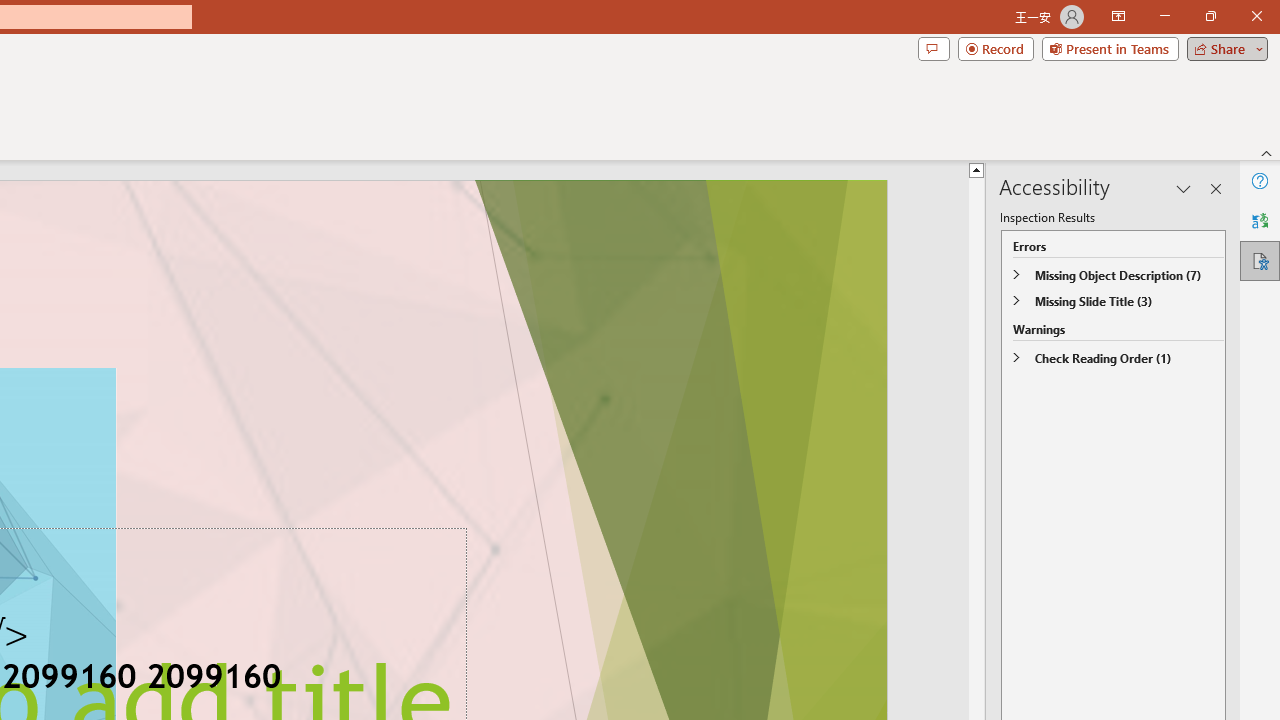  Describe the element at coordinates (1222, 47) in the screenshot. I see `'Share'` at that location.